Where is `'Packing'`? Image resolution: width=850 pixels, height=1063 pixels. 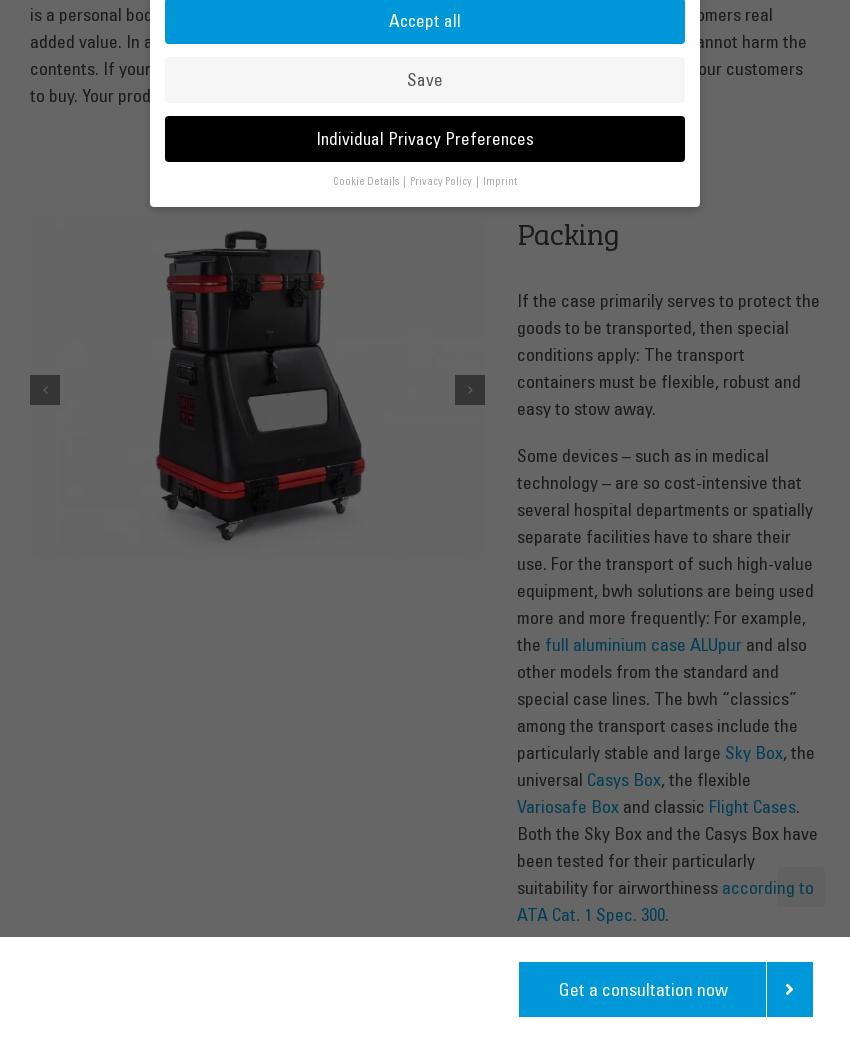
'Packing' is located at coordinates (567, 230).